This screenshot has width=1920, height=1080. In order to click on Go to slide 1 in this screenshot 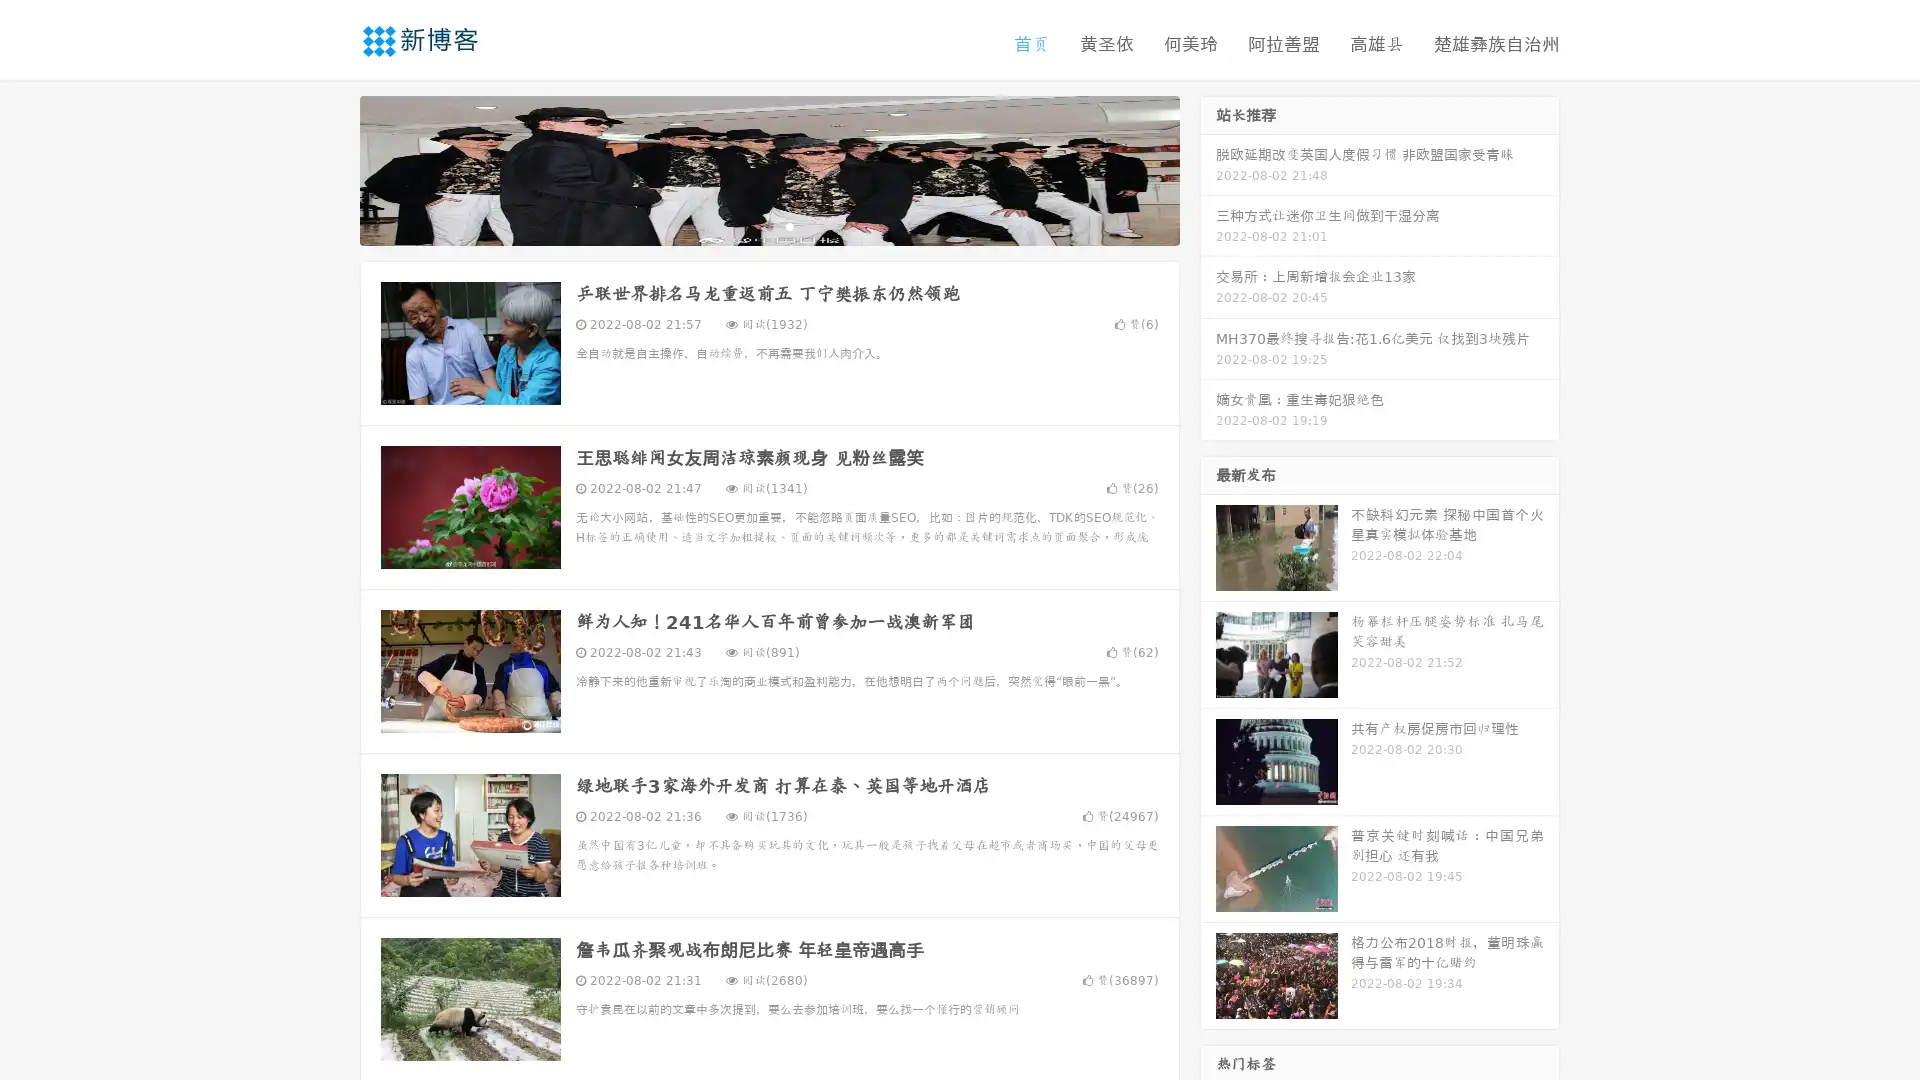, I will do `click(748, 225)`.